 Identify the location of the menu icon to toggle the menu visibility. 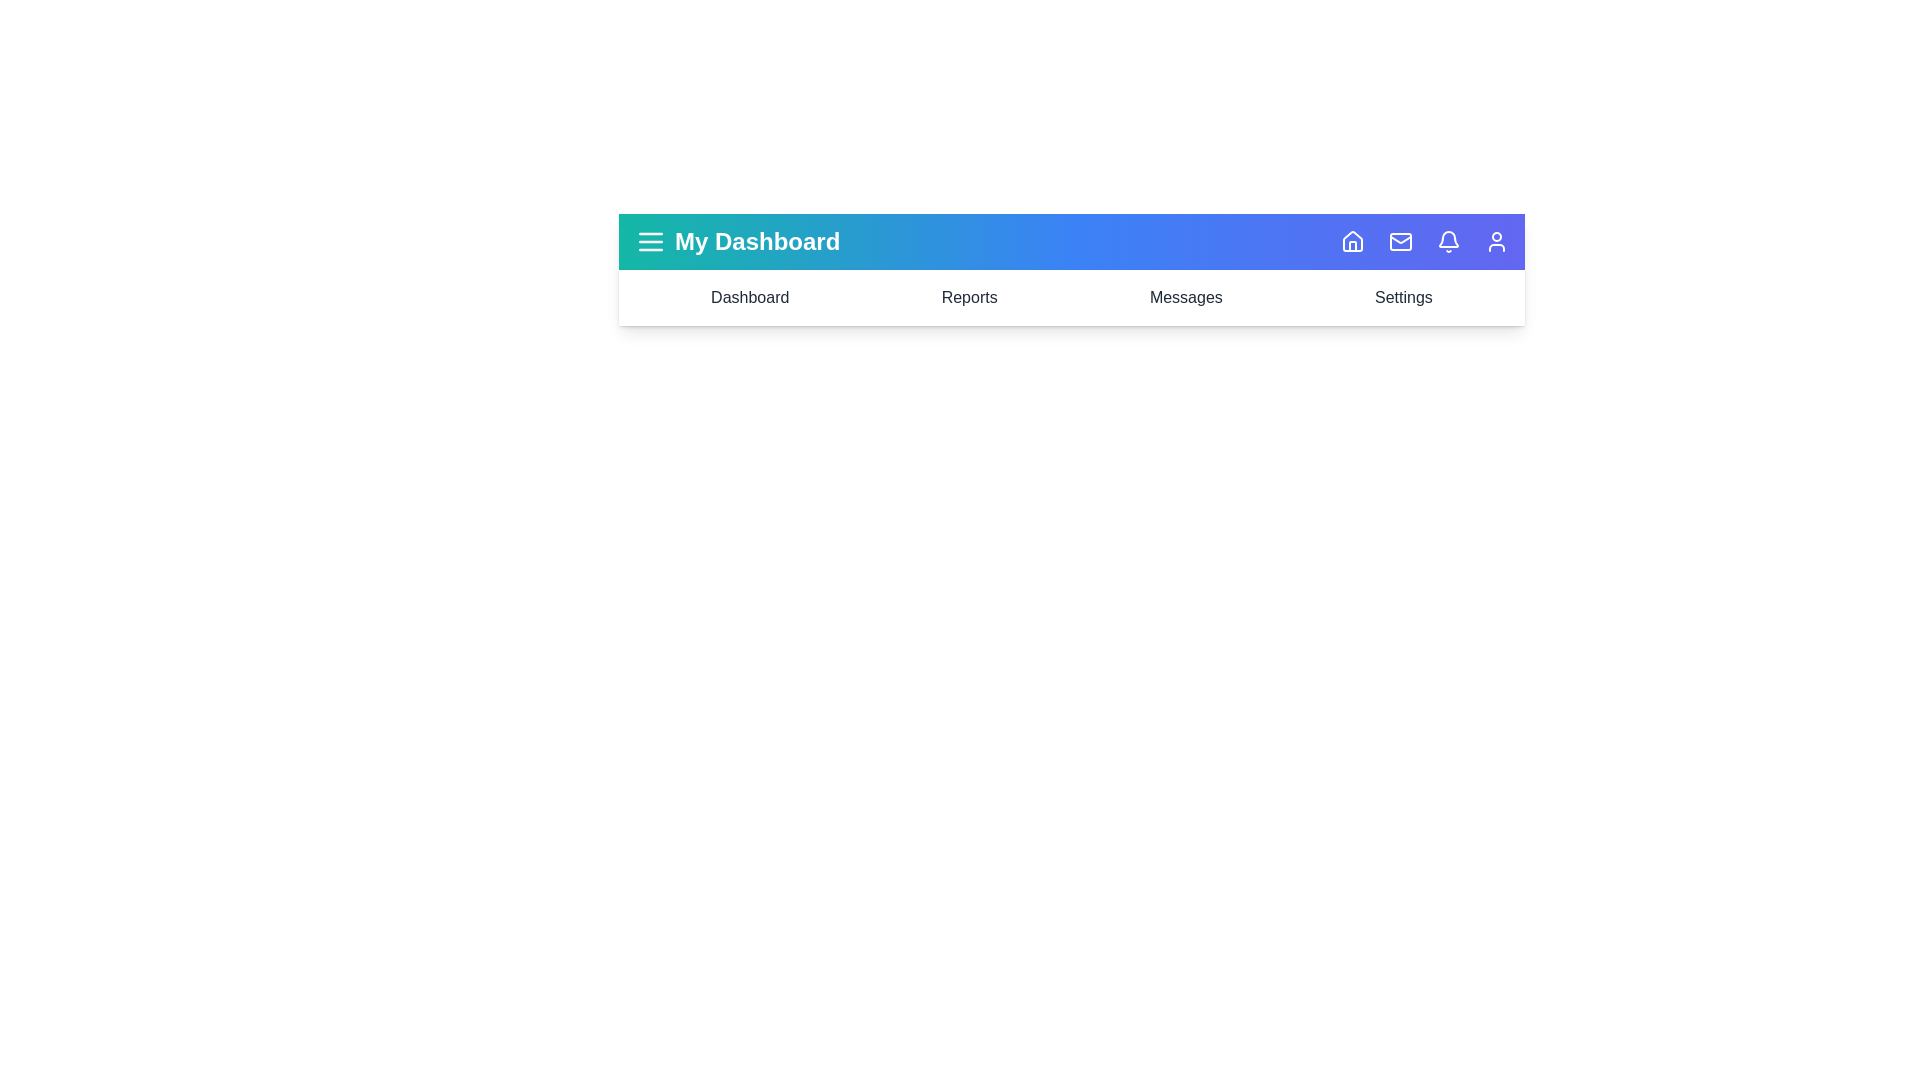
(651, 241).